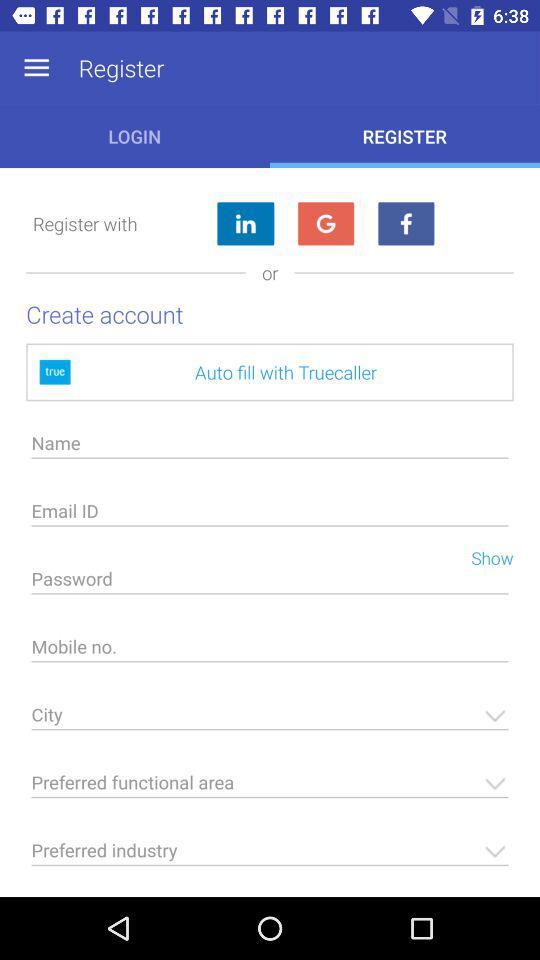 Image resolution: width=540 pixels, height=960 pixels. I want to click on your password, so click(270, 584).